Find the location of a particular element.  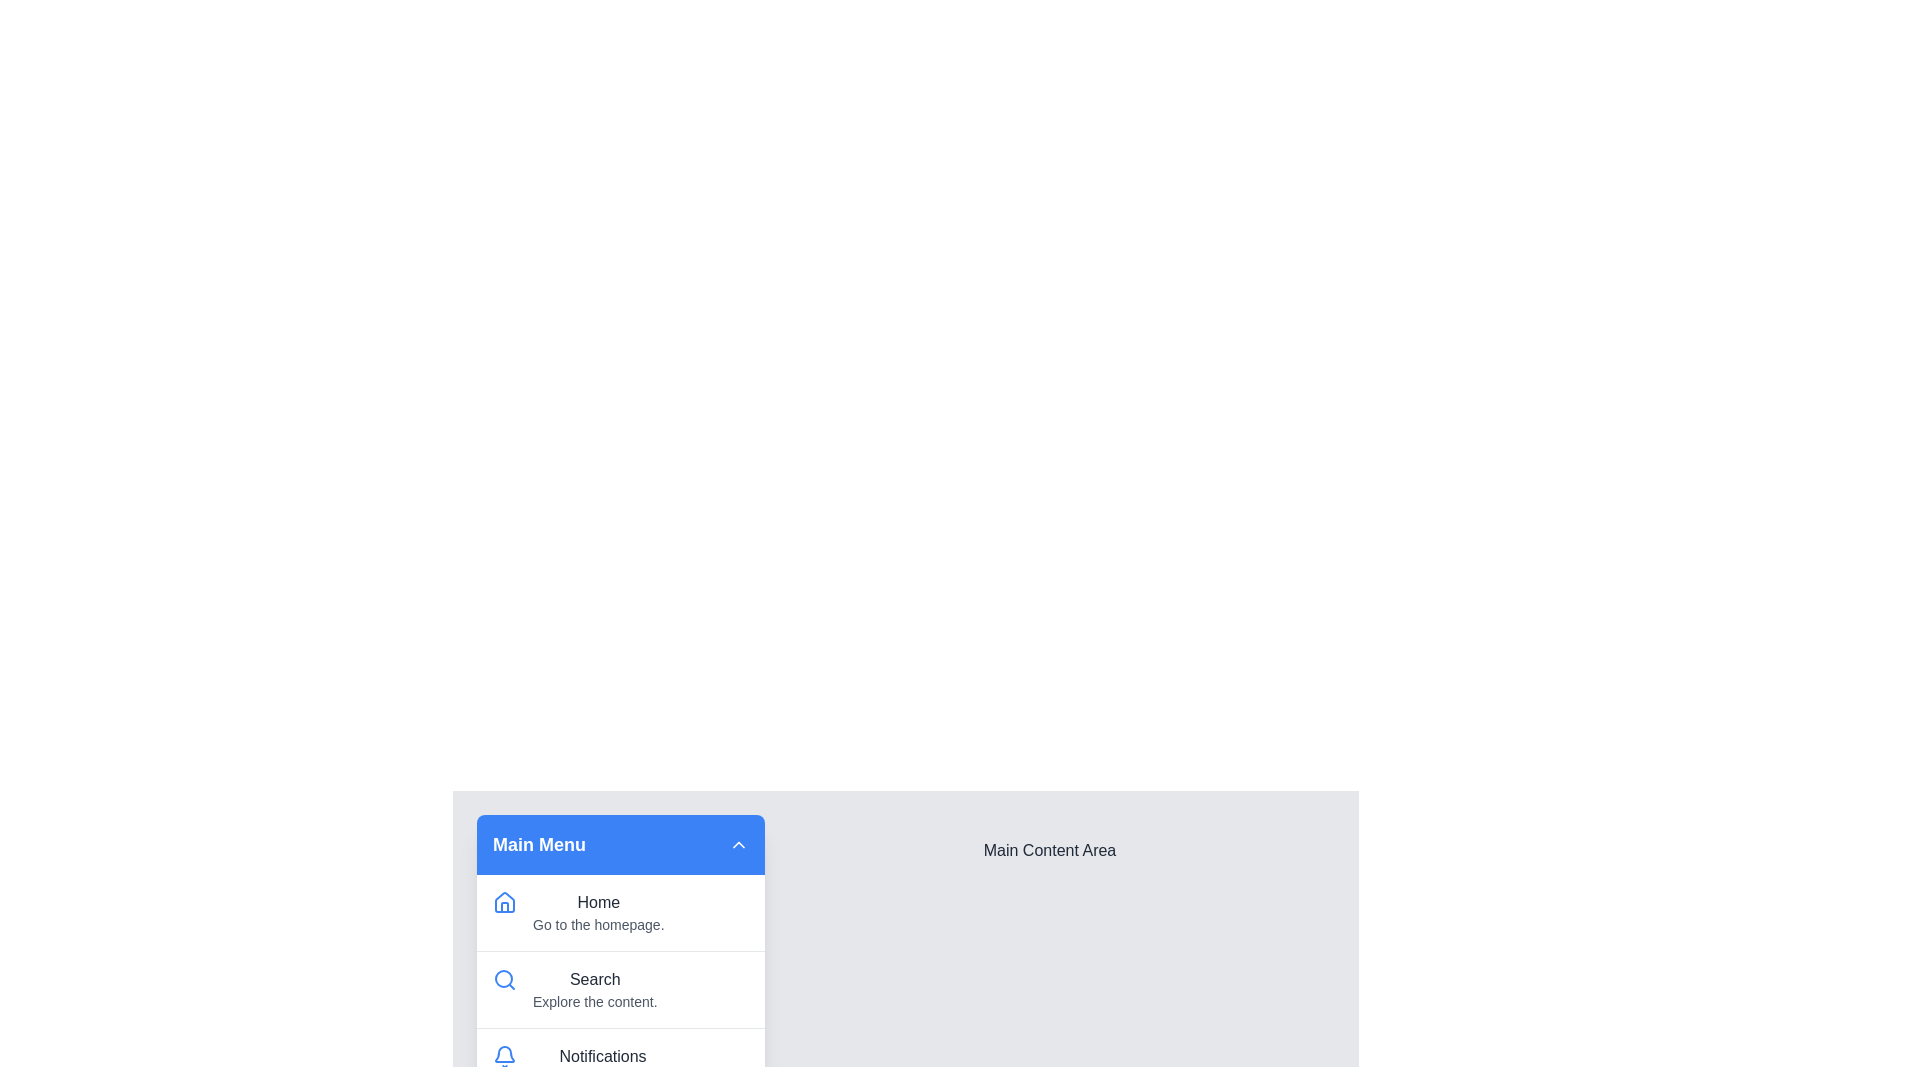

the menu item Home to highlight it is located at coordinates (599, 898).